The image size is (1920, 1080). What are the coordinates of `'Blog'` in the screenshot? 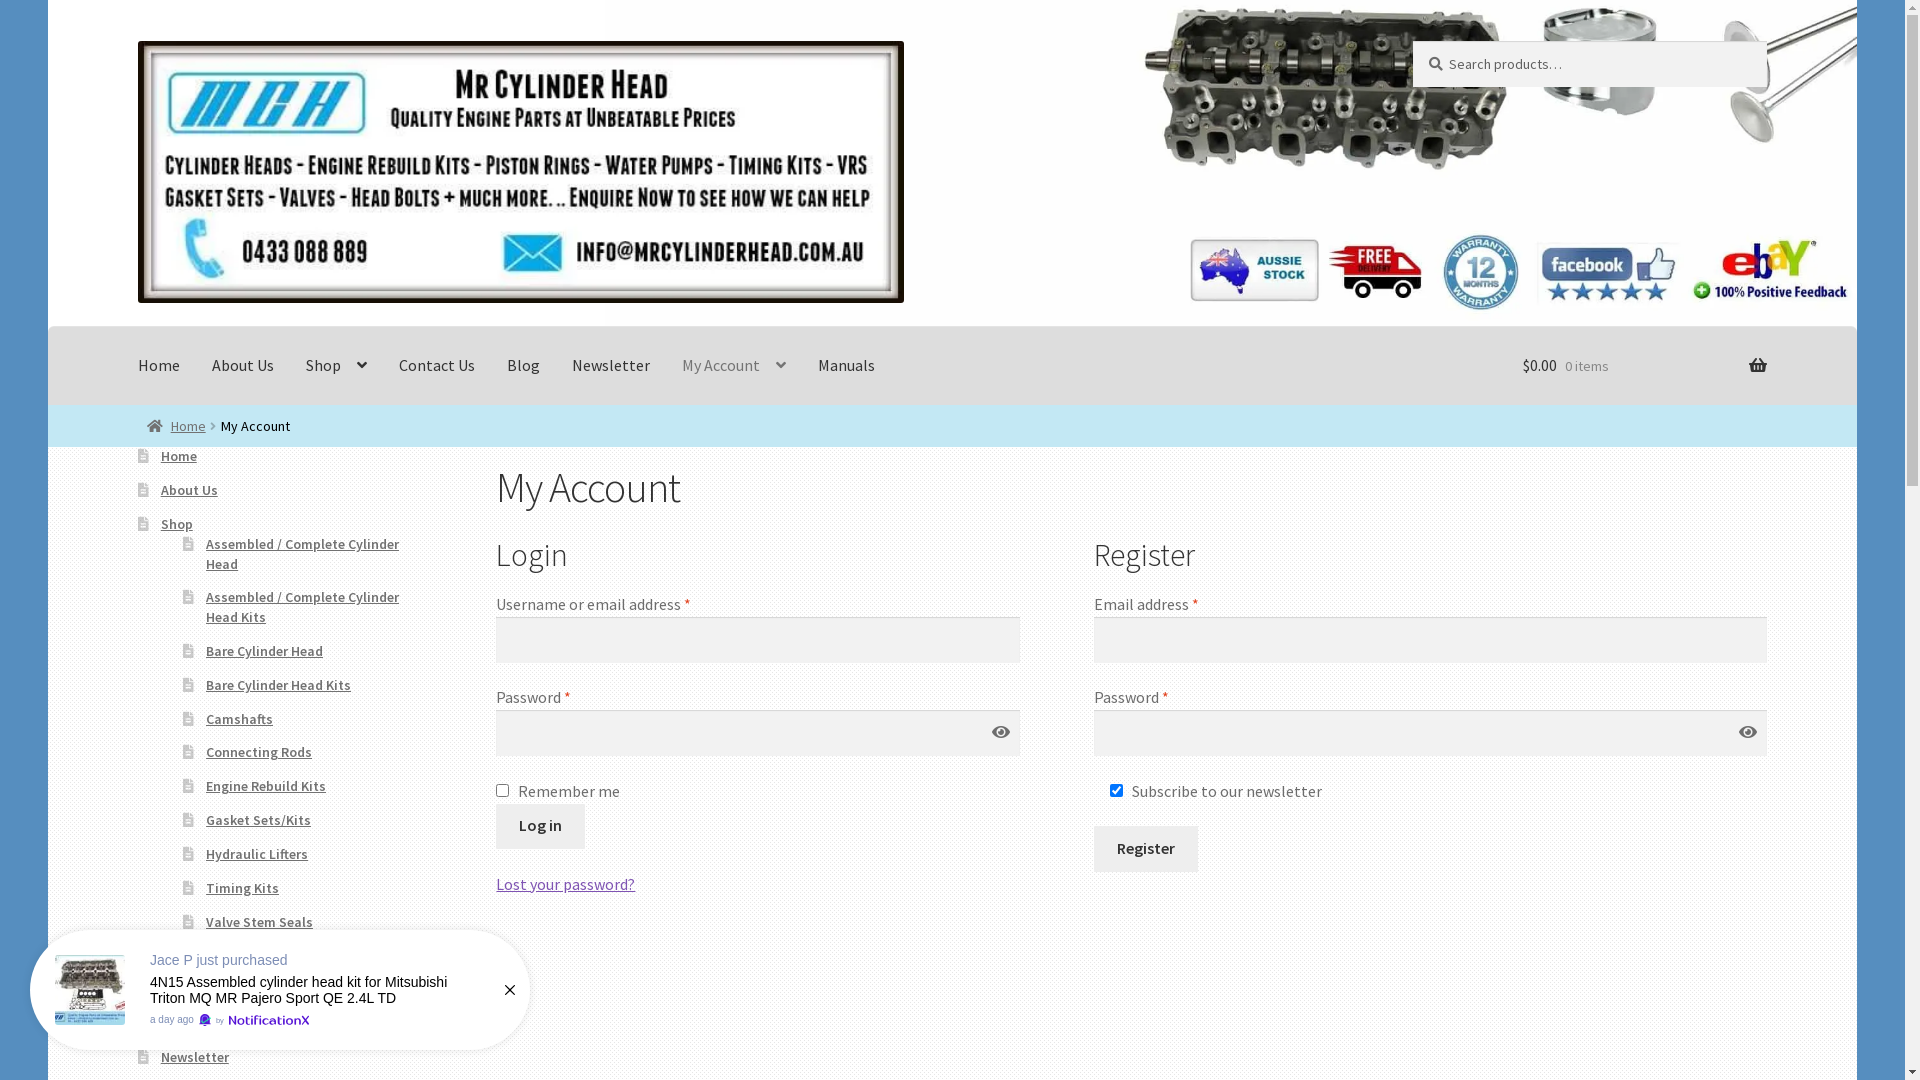 It's located at (161, 1022).